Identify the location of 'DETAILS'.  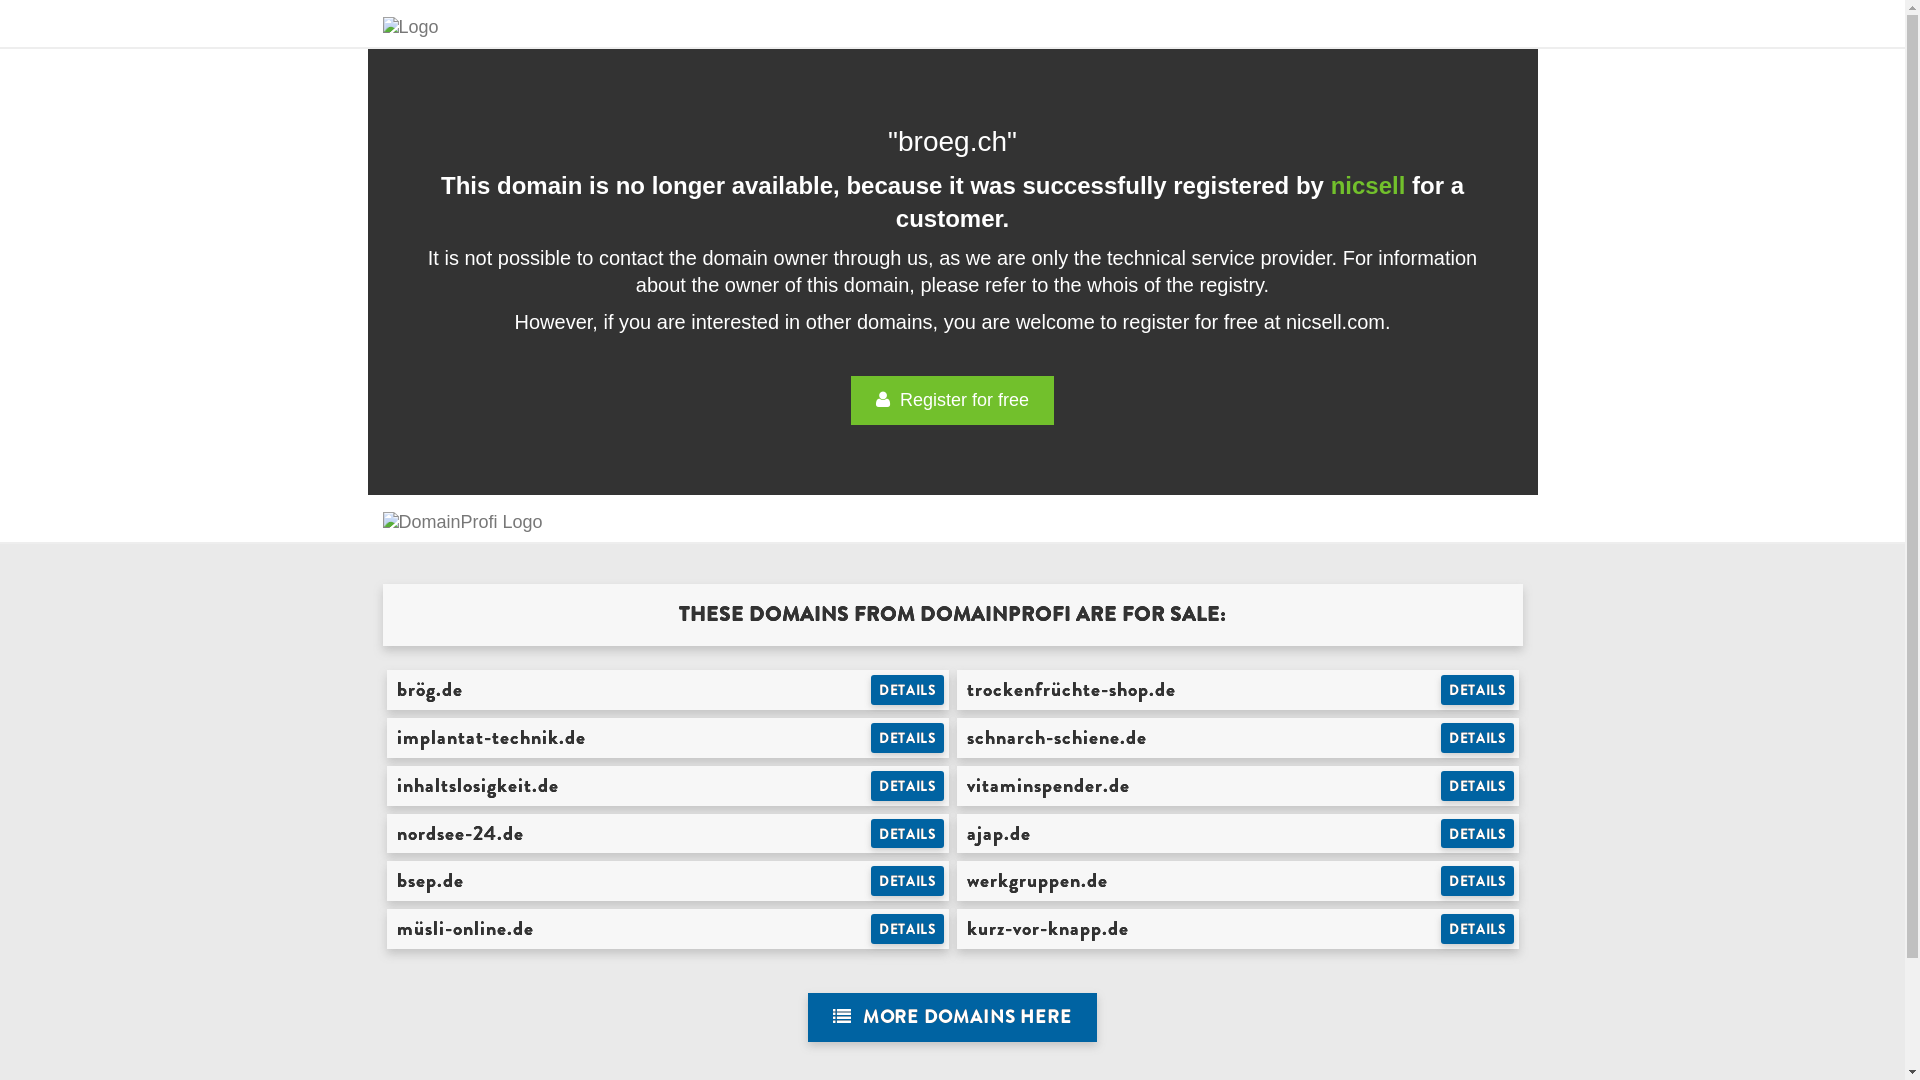
(906, 879).